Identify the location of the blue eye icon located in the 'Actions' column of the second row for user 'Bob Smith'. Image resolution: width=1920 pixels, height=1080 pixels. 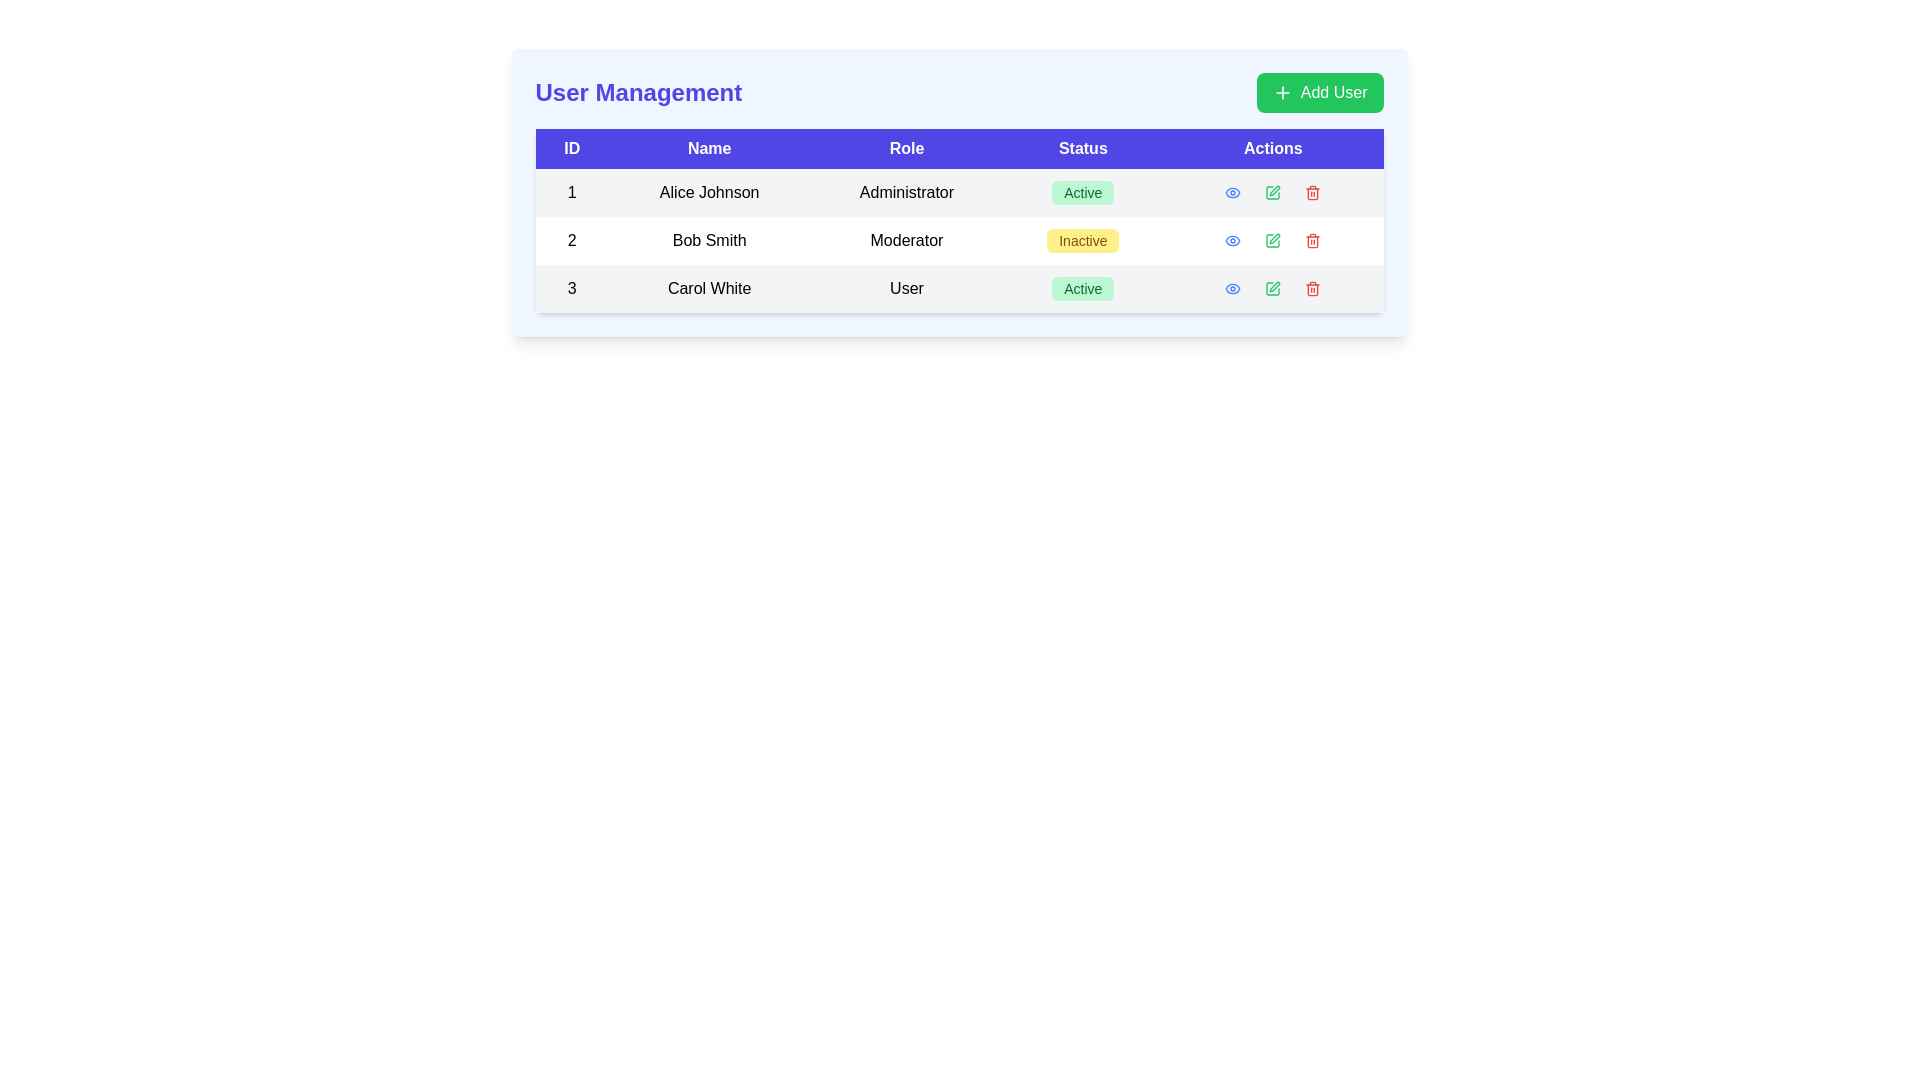
(1232, 239).